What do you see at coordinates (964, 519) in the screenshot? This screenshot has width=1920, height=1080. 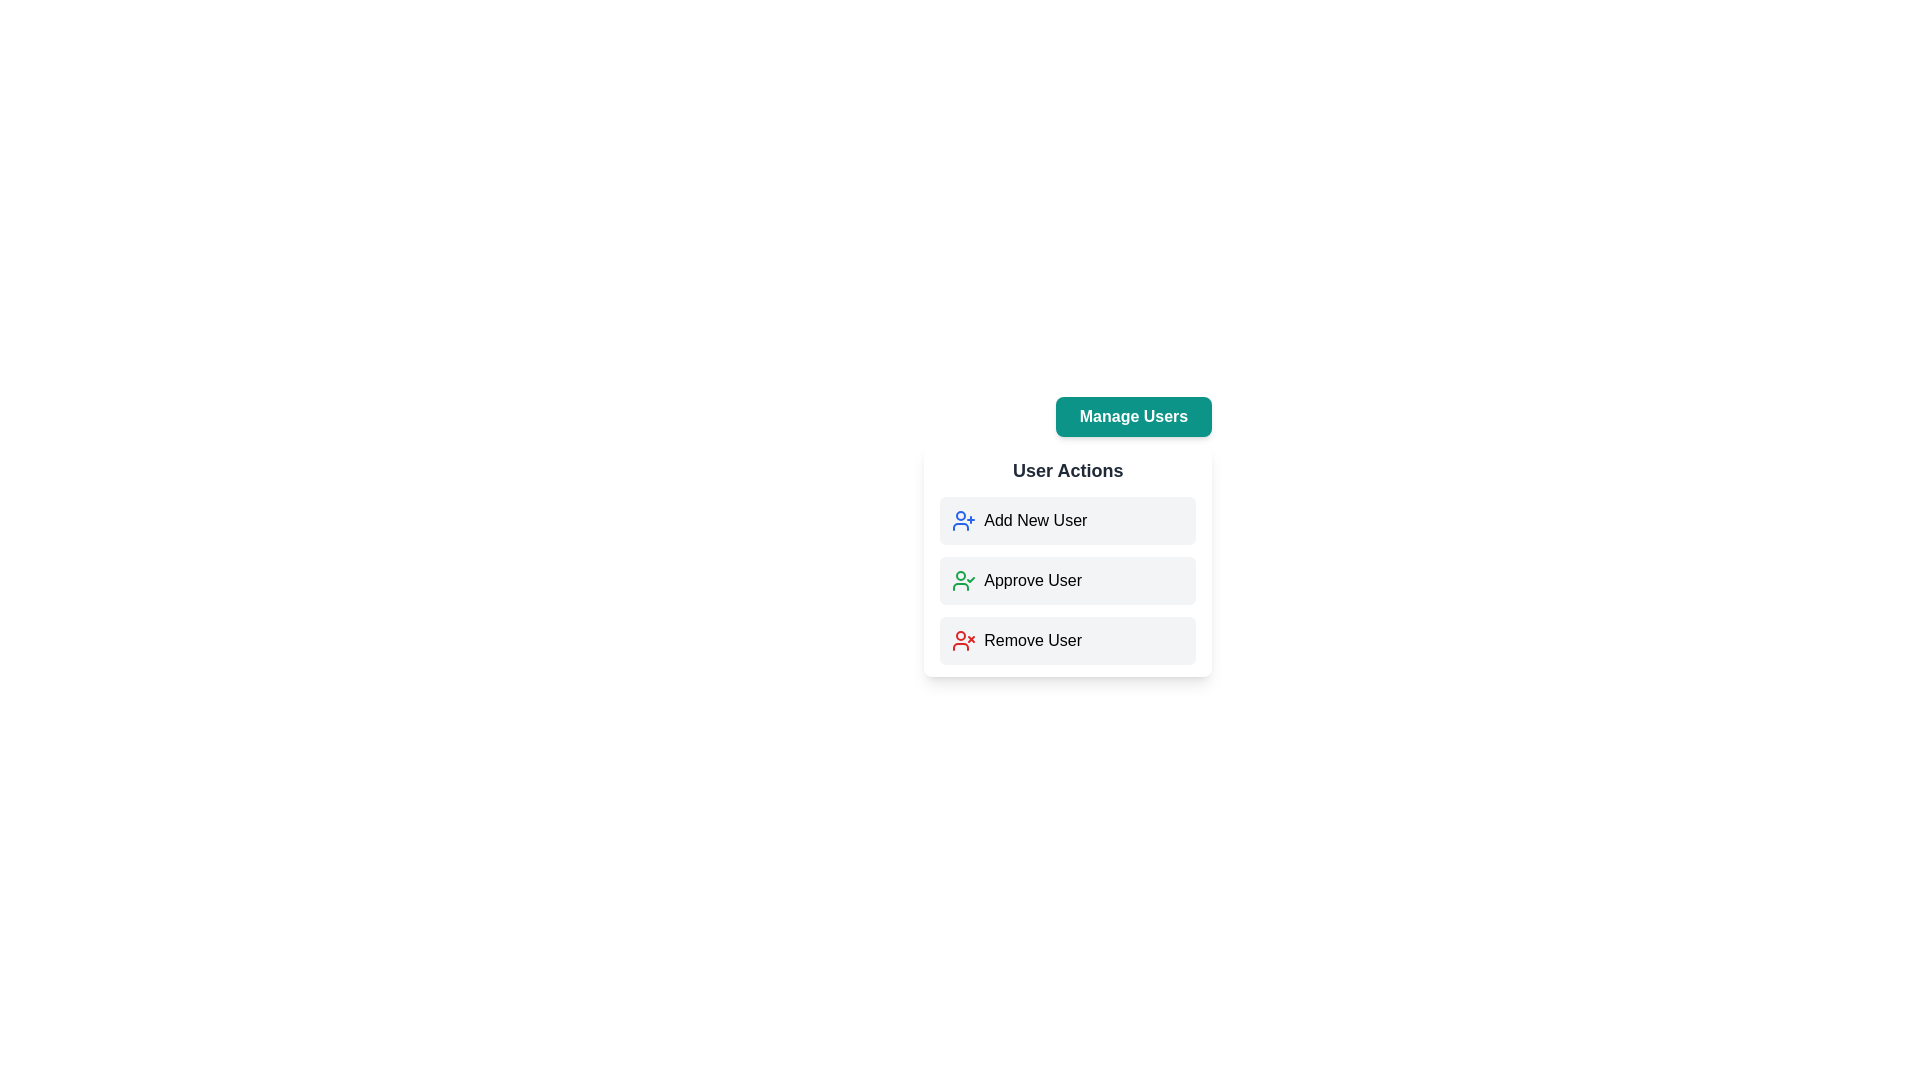 I see `the icon that visually complements the 'Add New User' button, indicating its purpose to add a new user` at bounding box center [964, 519].